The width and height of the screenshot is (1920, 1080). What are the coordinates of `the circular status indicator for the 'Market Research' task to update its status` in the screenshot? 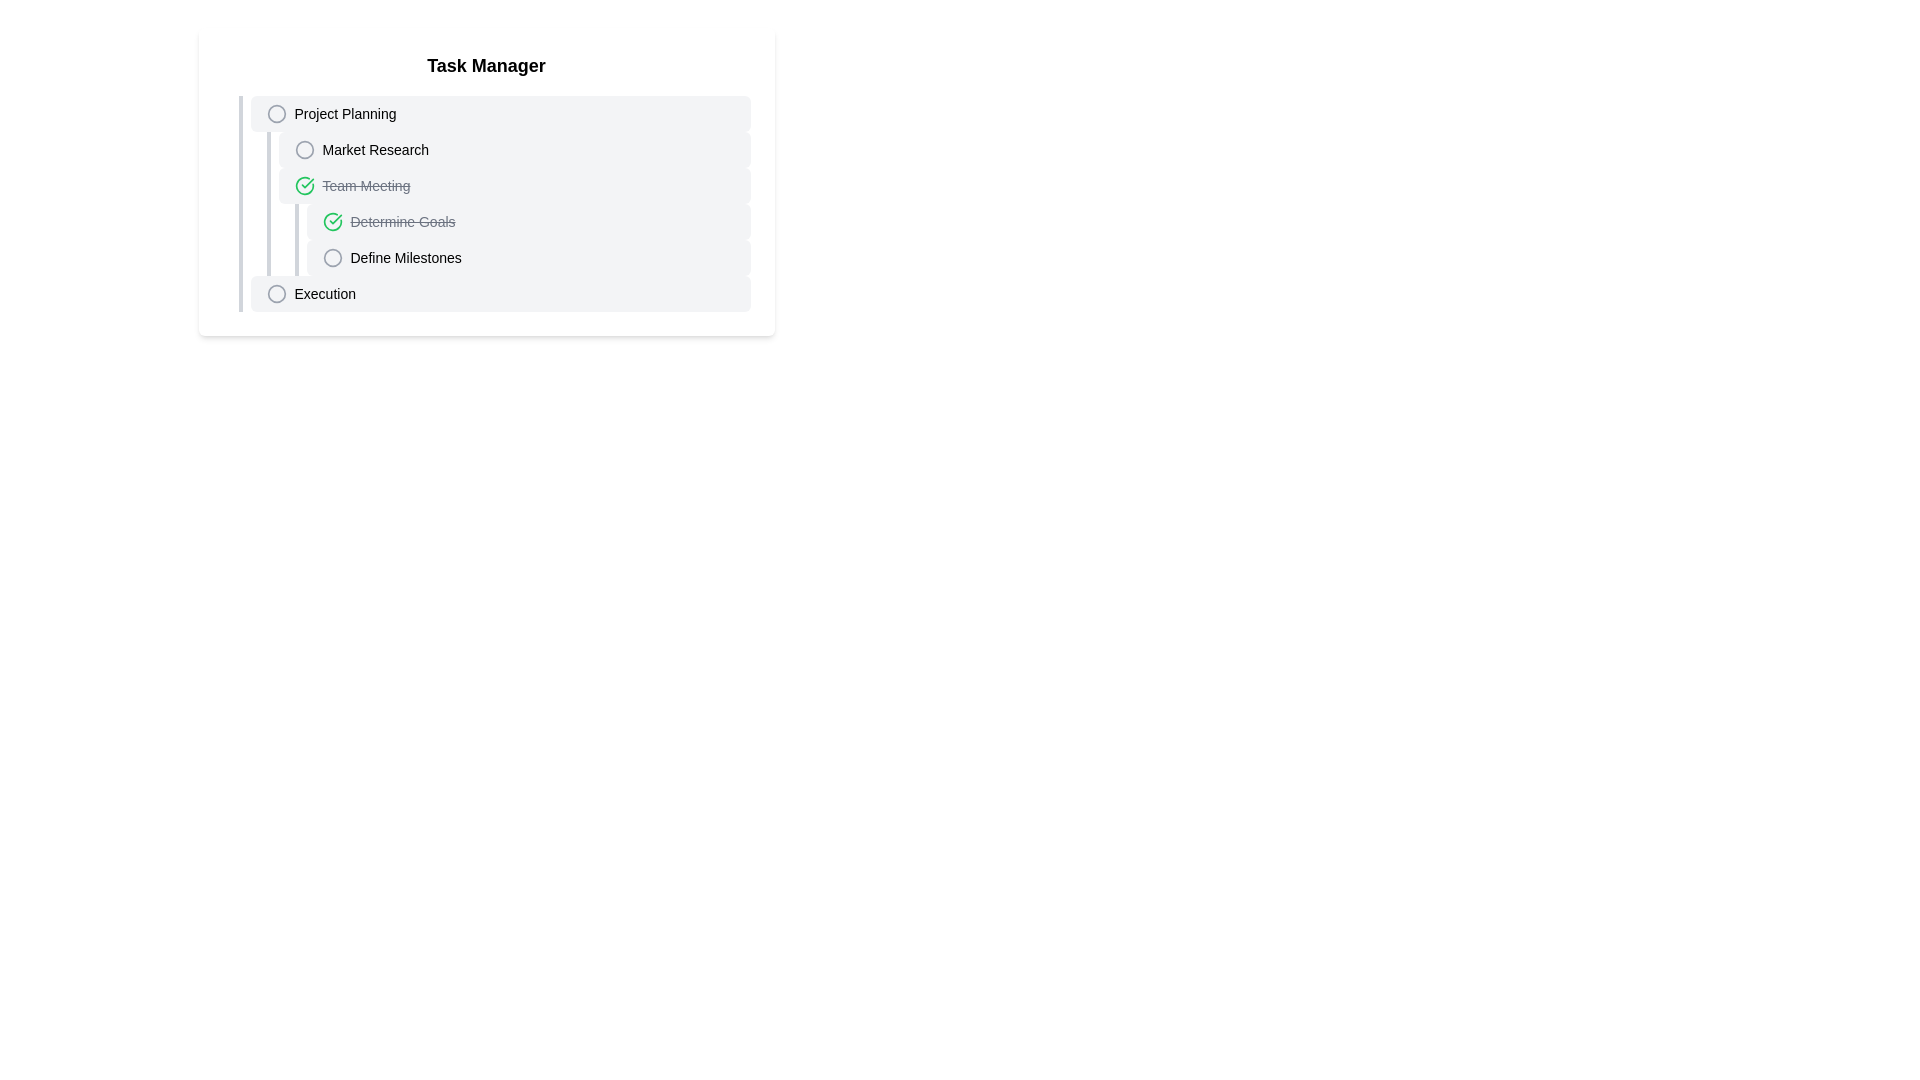 It's located at (303, 149).